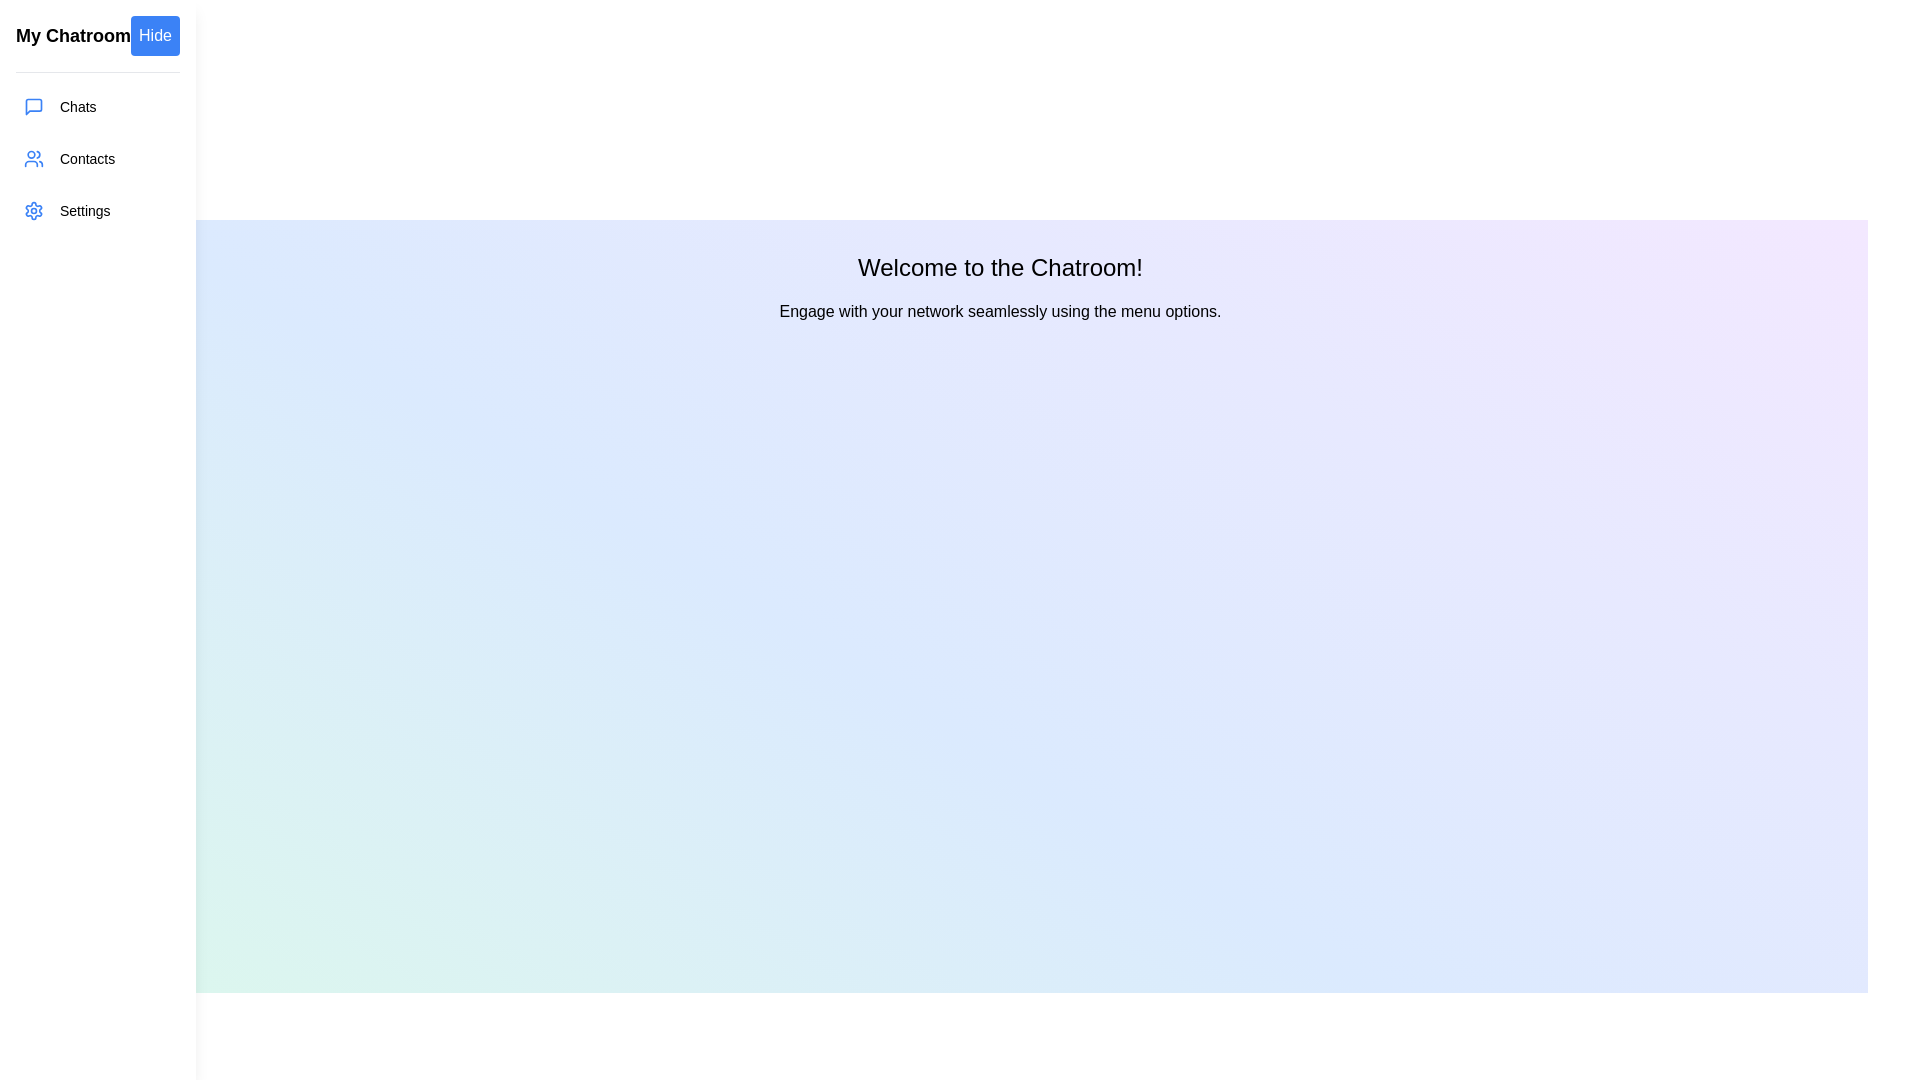 The width and height of the screenshot is (1920, 1080). What do you see at coordinates (95, 107) in the screenshot?
I see `the menu item Chats in the drawer` at bounding box center [95, 107].